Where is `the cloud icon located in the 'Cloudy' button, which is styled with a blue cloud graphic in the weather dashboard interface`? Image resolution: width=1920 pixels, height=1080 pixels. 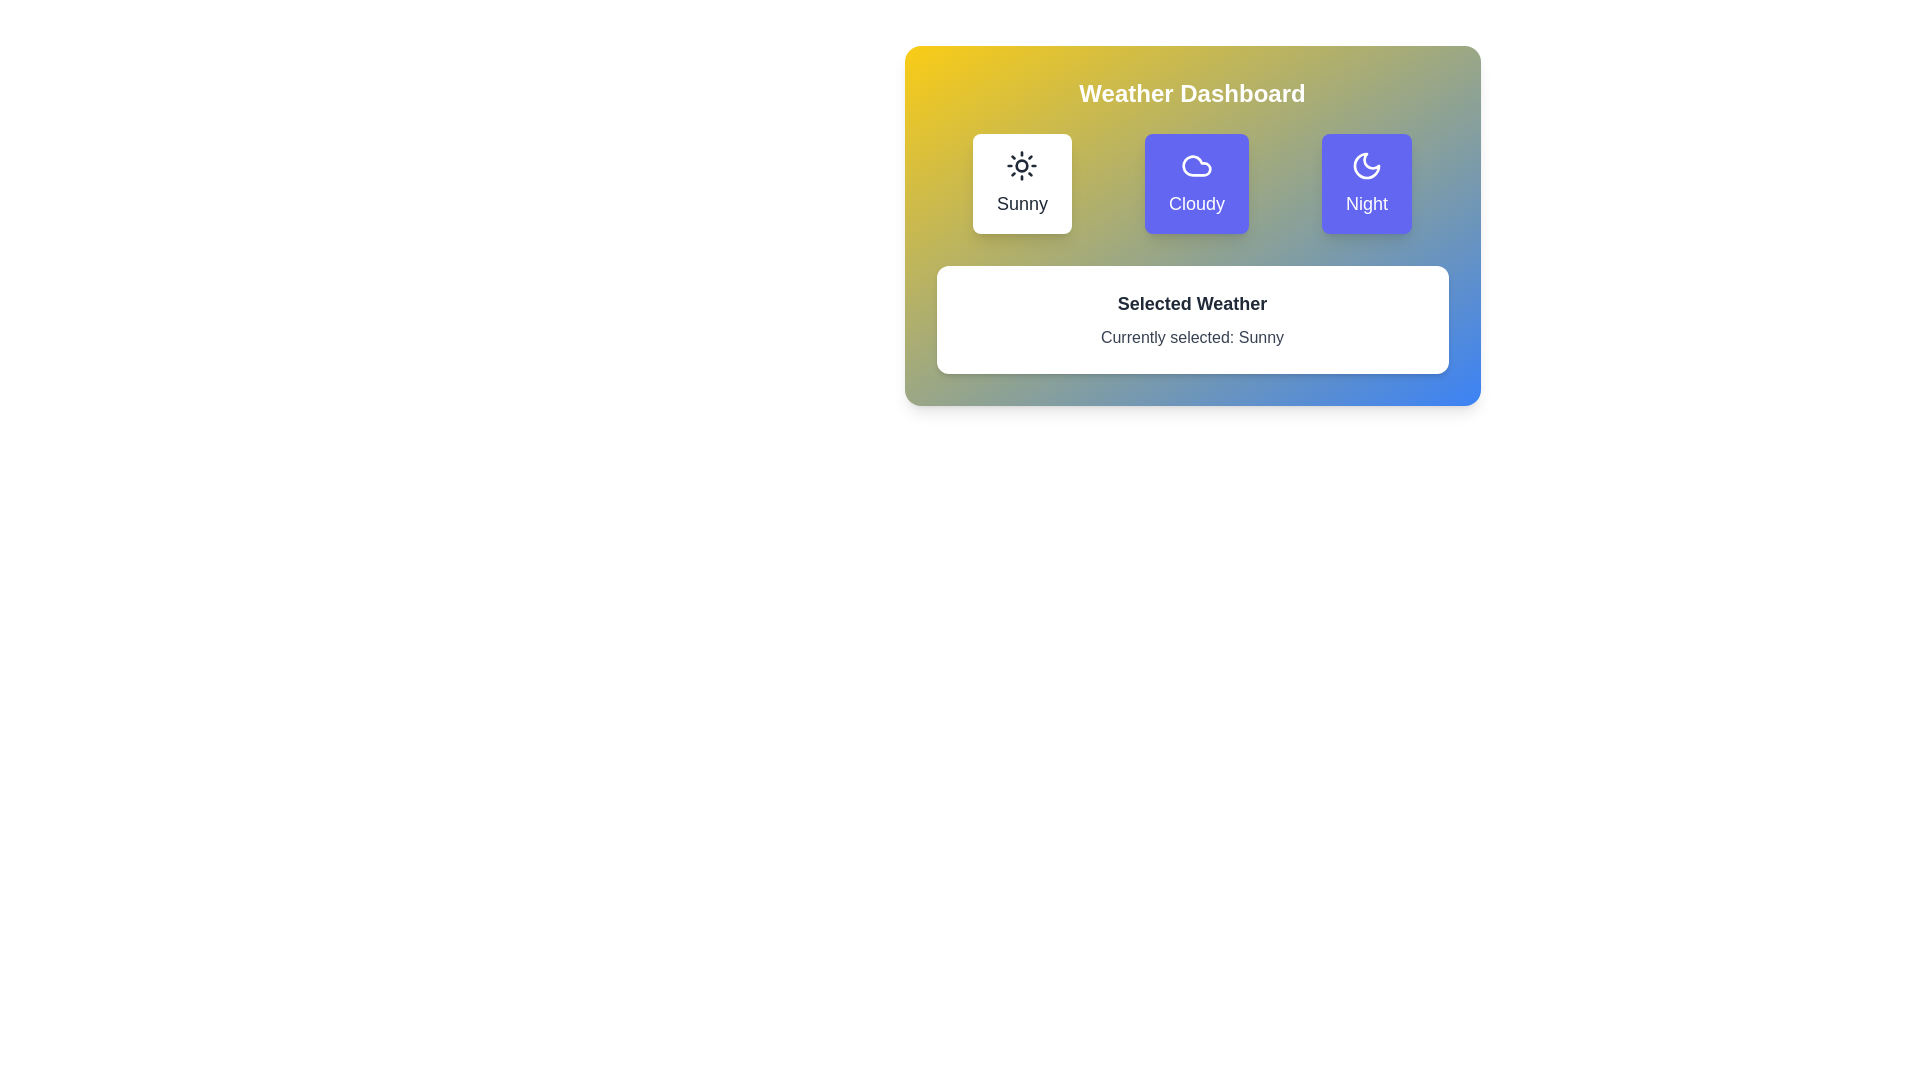
the cloud icon located in the 'Cloudy' button, which is styled with a blue cloud graphic in the weather dashboard interface is located at coordinates (1196, 164).